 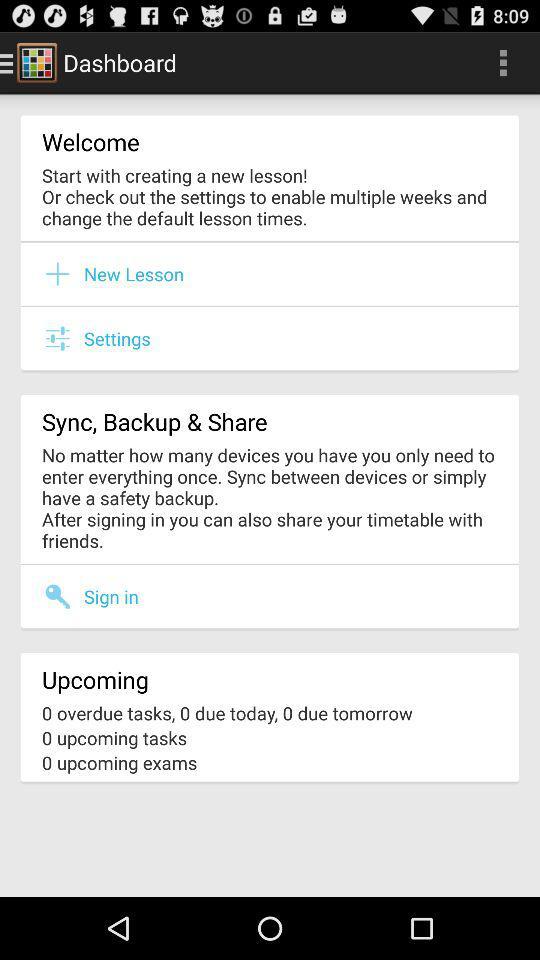 What do you see at coordinates (270, 496) in the screenshot?
I see `no matter how` at bounding box center [270, 496].